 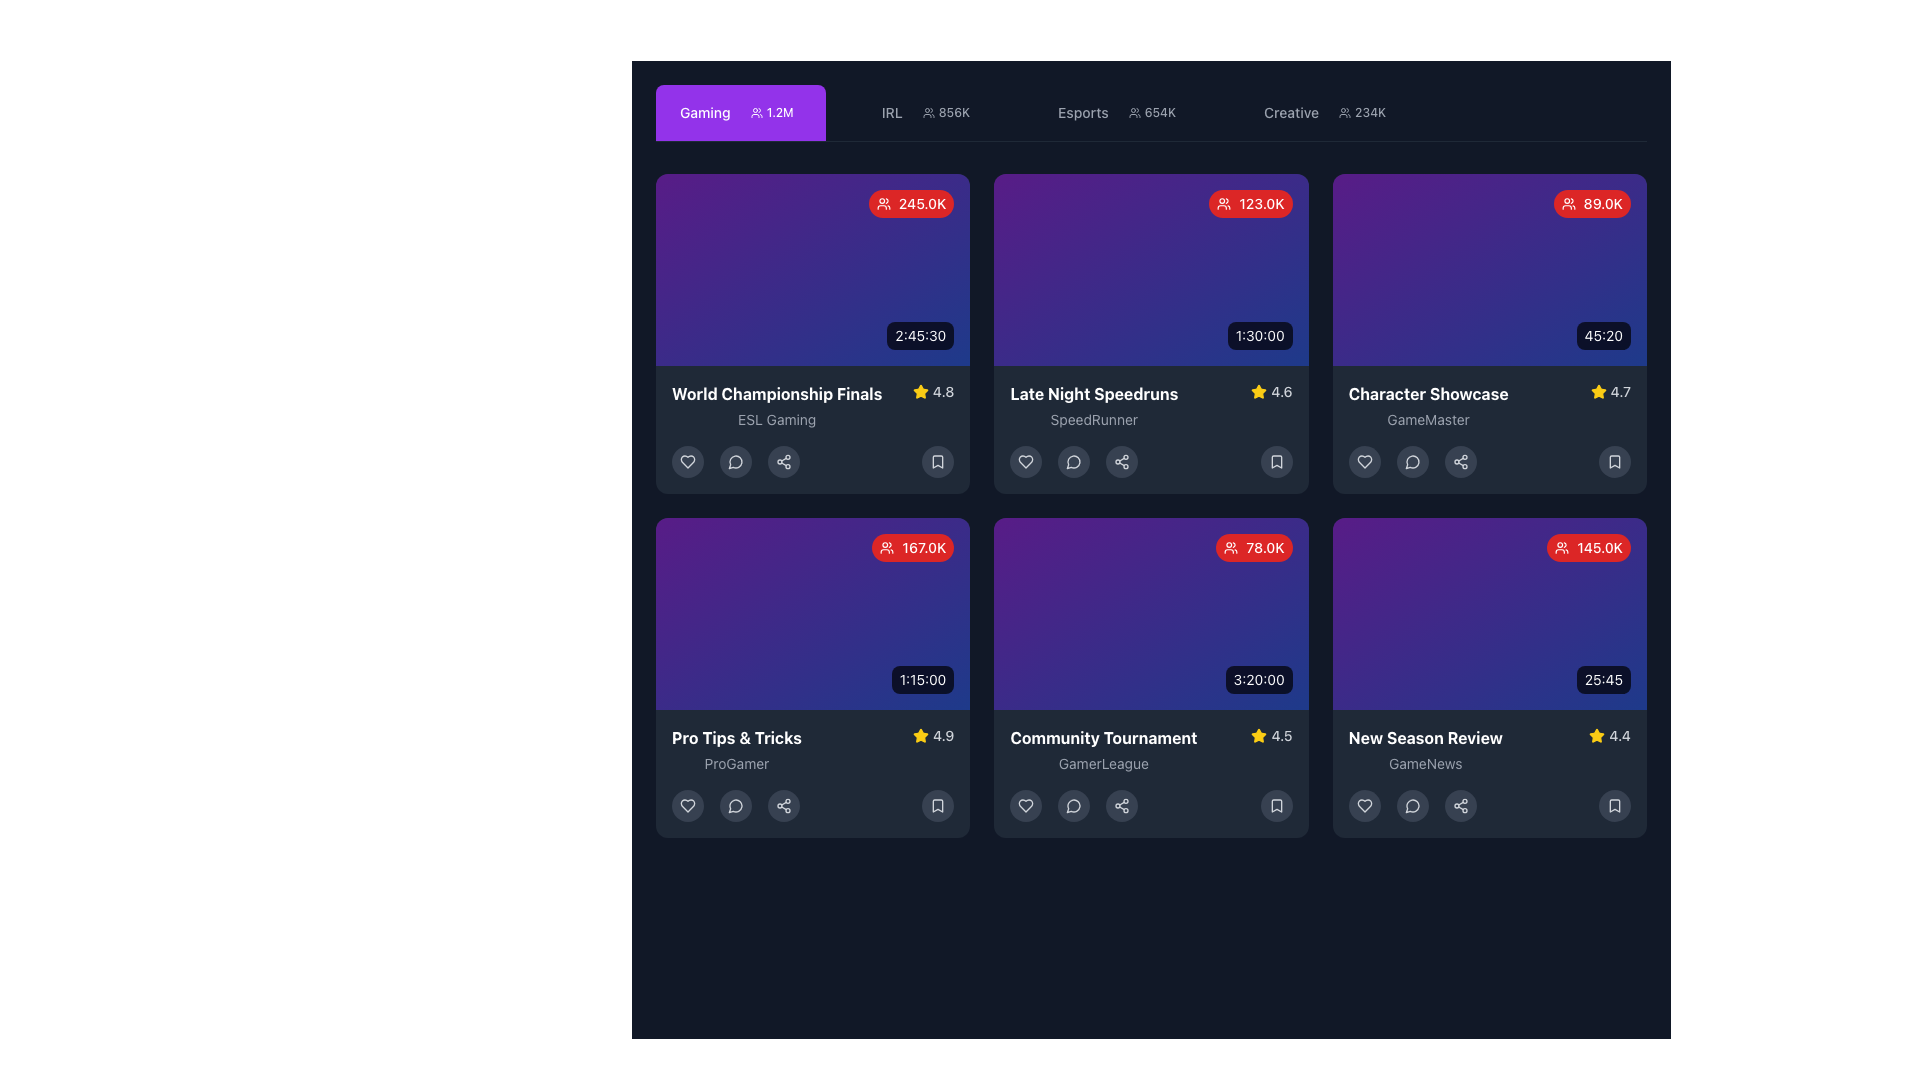 I want to click on label displaying the text 'Creative', which is styled in gray and located to the left of the icon and the text '234K' in the top section of the interface, so click(x=1291, y=112).